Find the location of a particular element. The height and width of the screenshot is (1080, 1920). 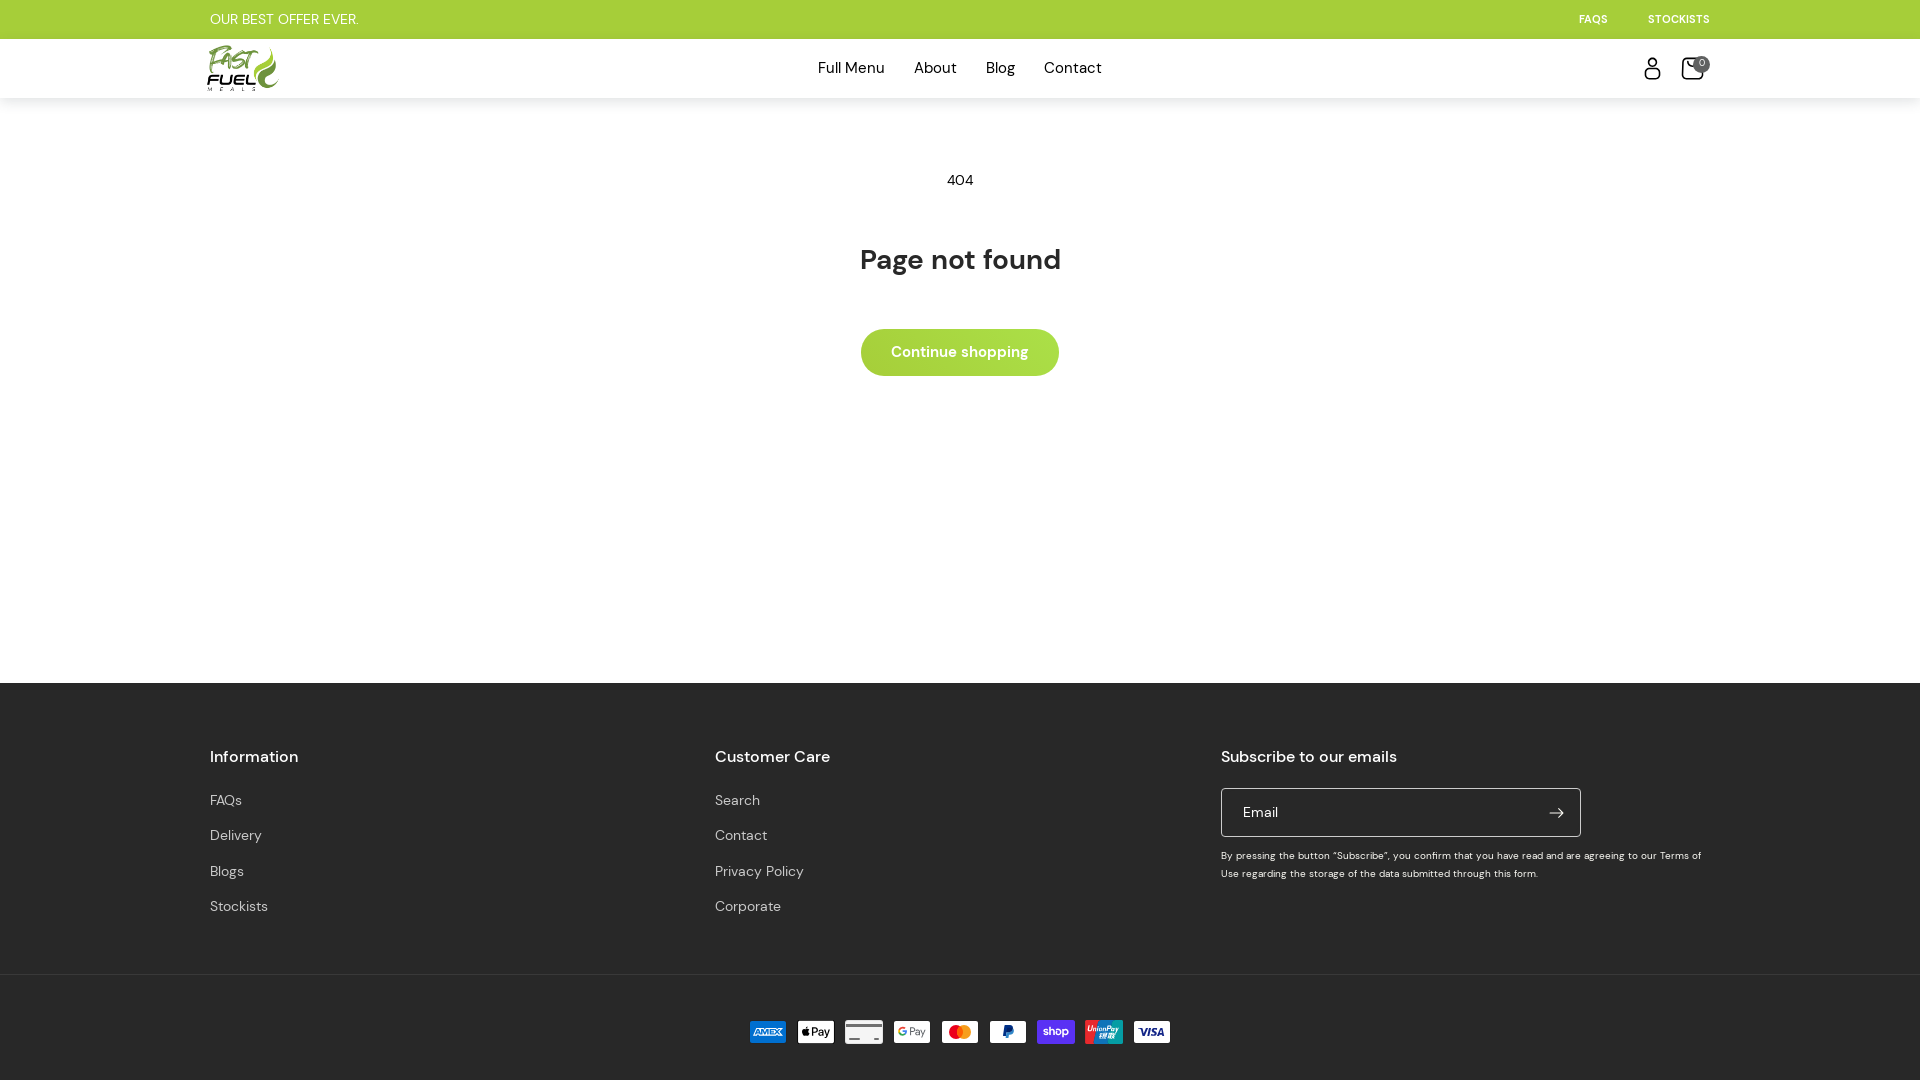

'Privacy Policy' is located at coordinates (758, 870).